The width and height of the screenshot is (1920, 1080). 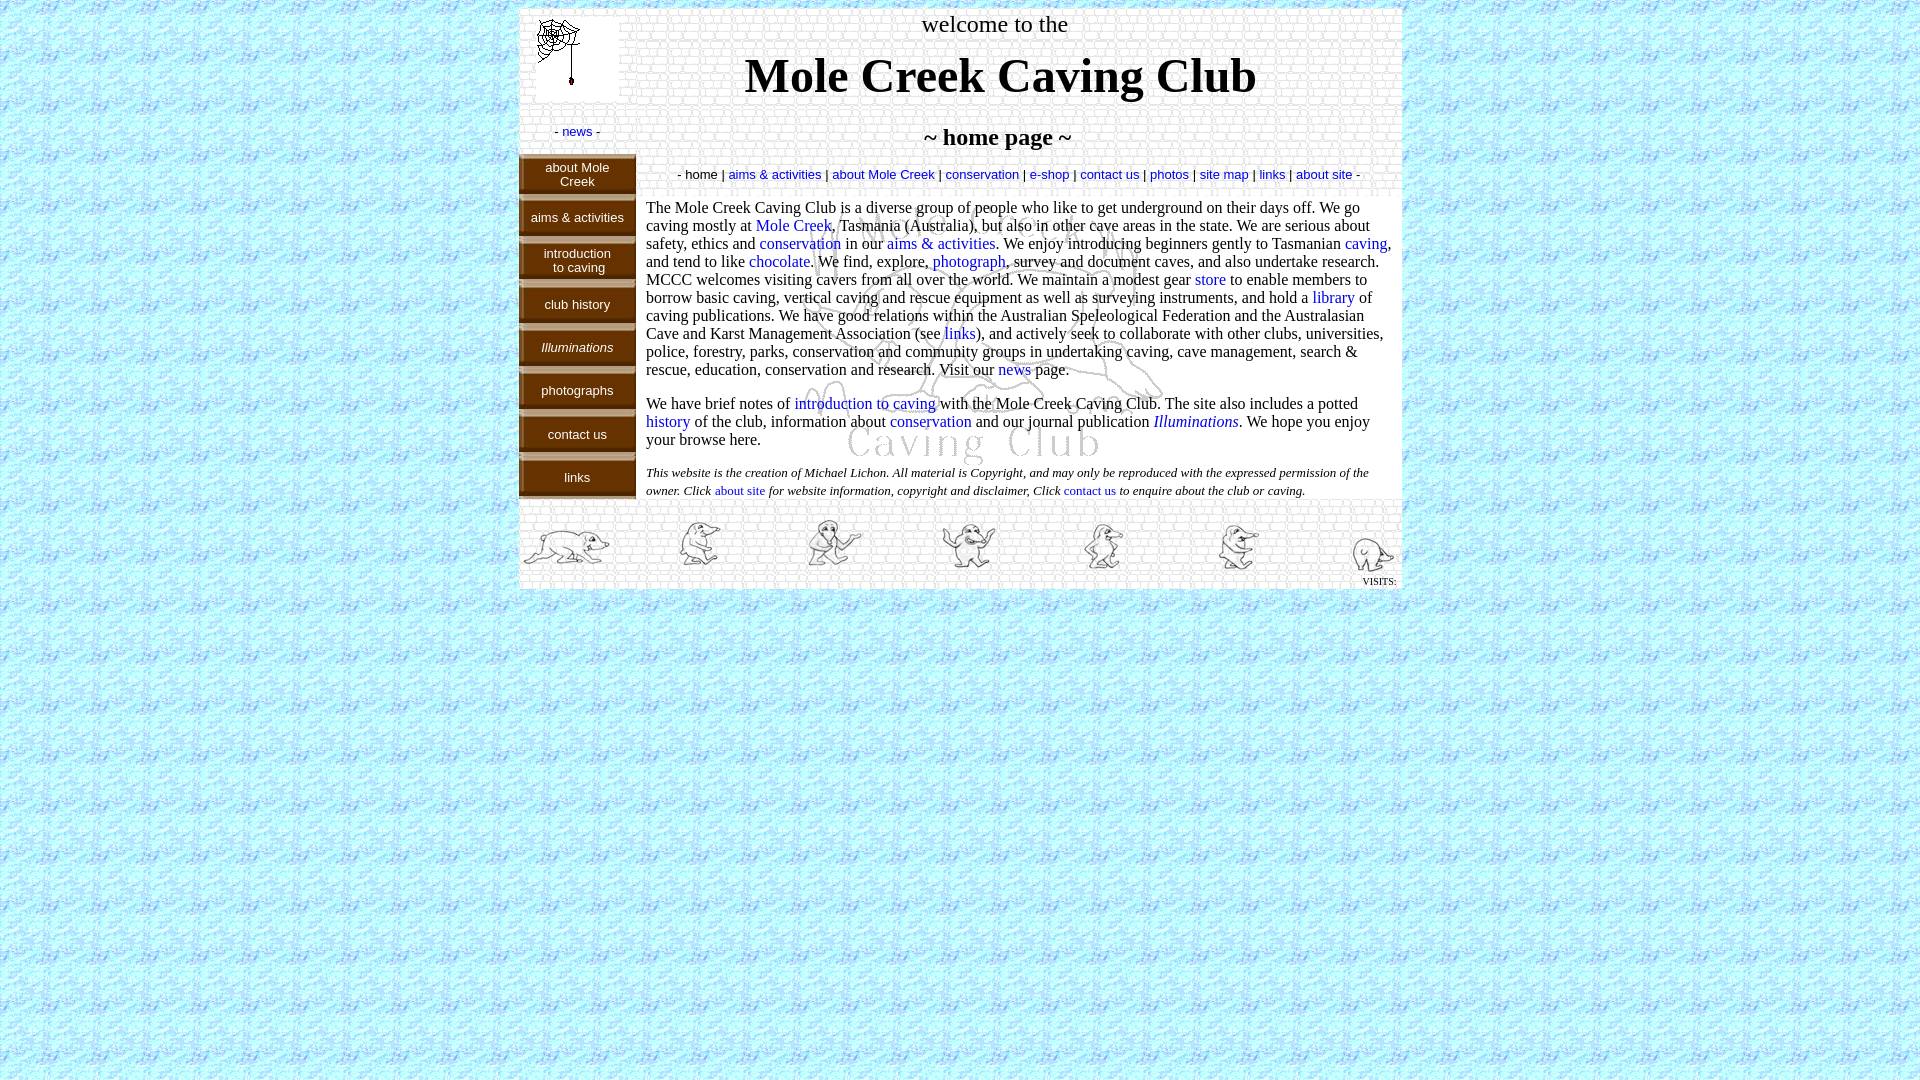 I want to click on 'e-shop', so click(x=1049, y=172).